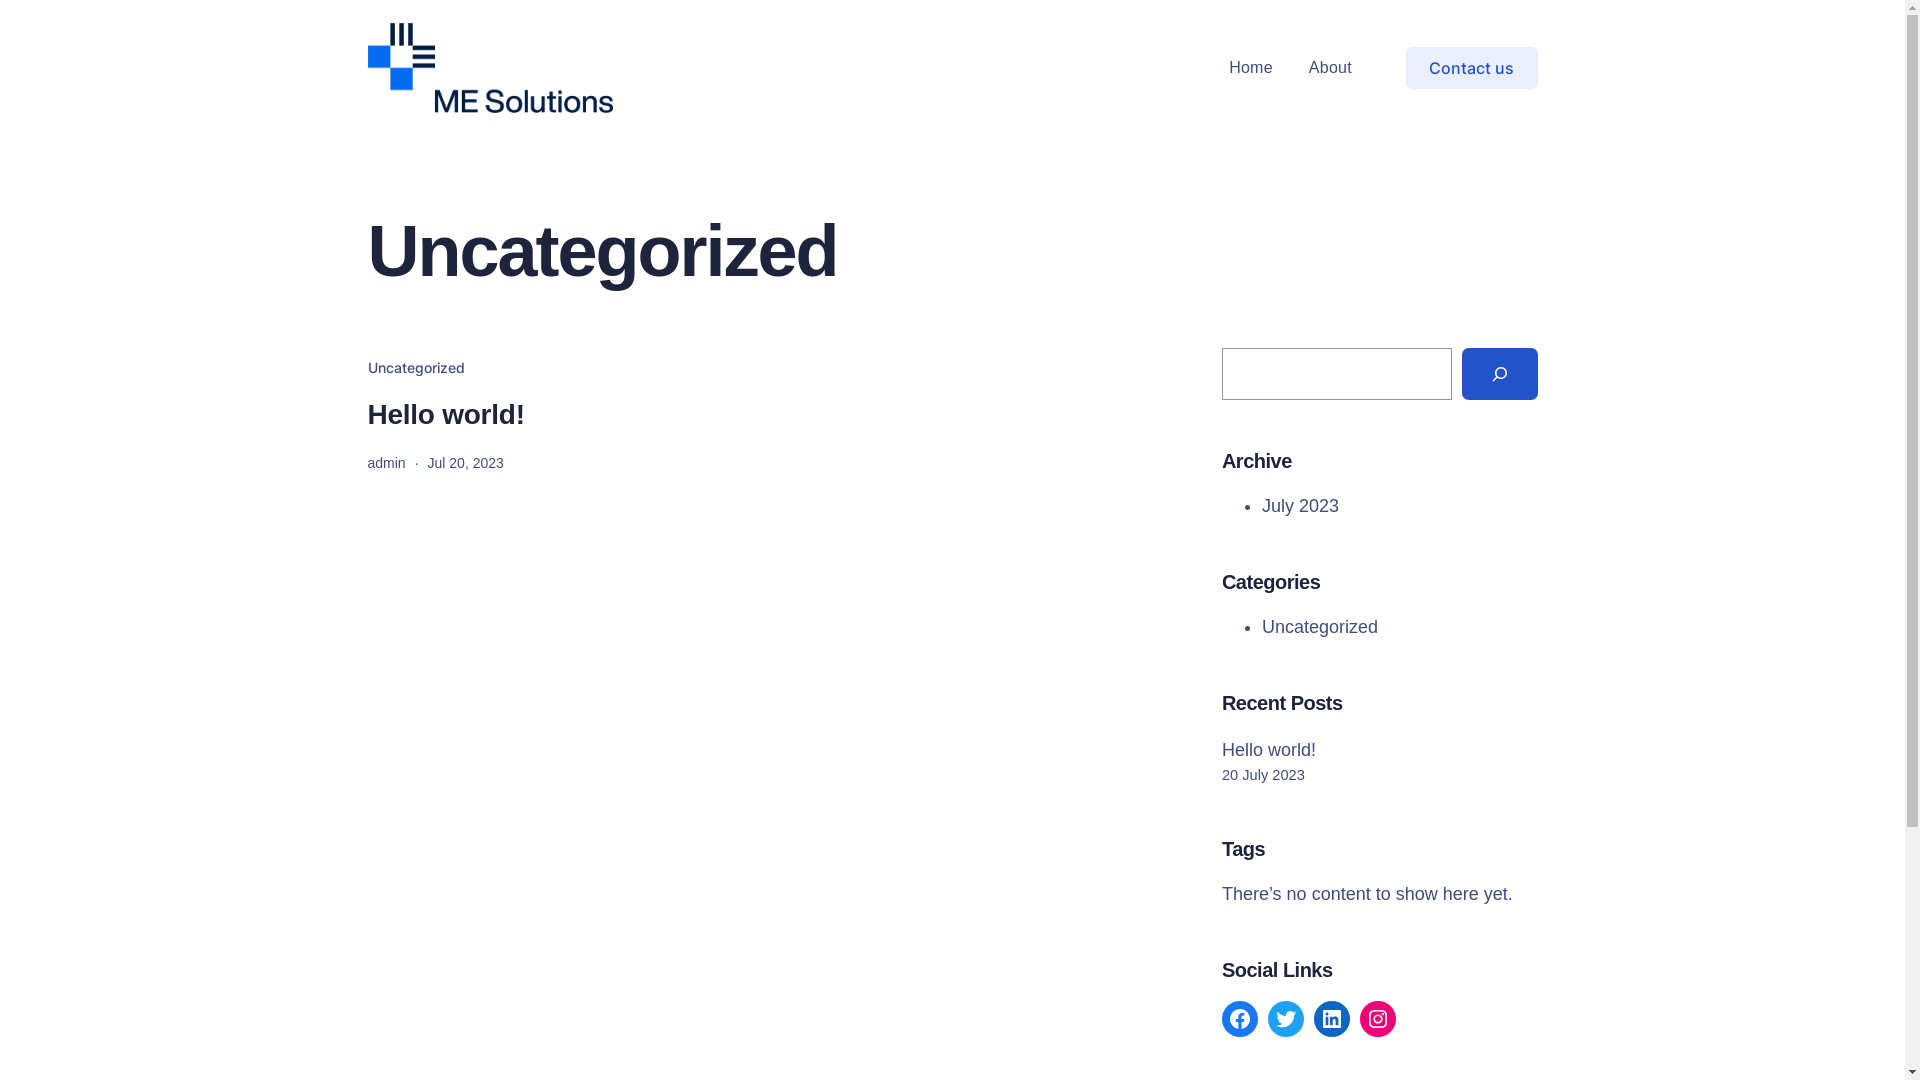 This screenshot has width=1920, height=1080. What do you see at coordinates (1376, 1018) in the screenshot?
I see `'Instagram'` at bounding box center [1376, 1018].